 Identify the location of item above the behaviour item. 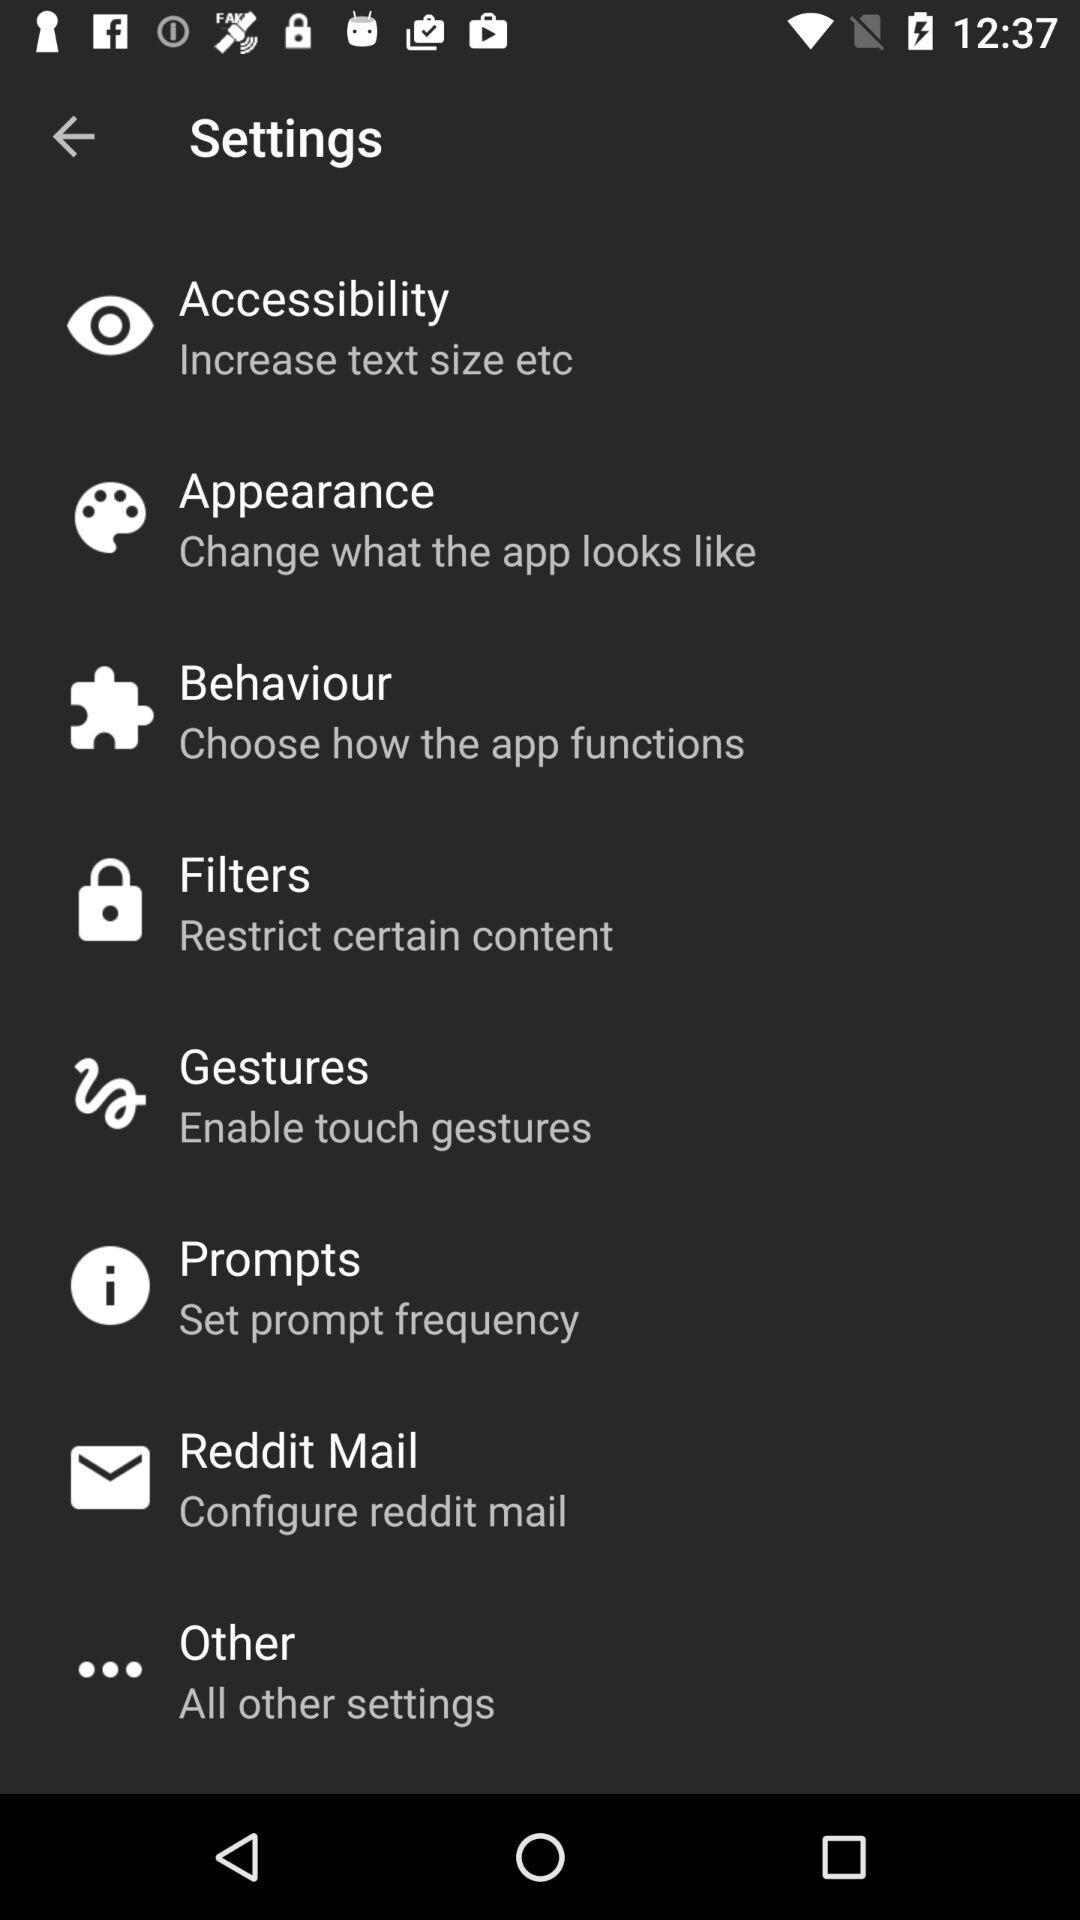
(467, 549).